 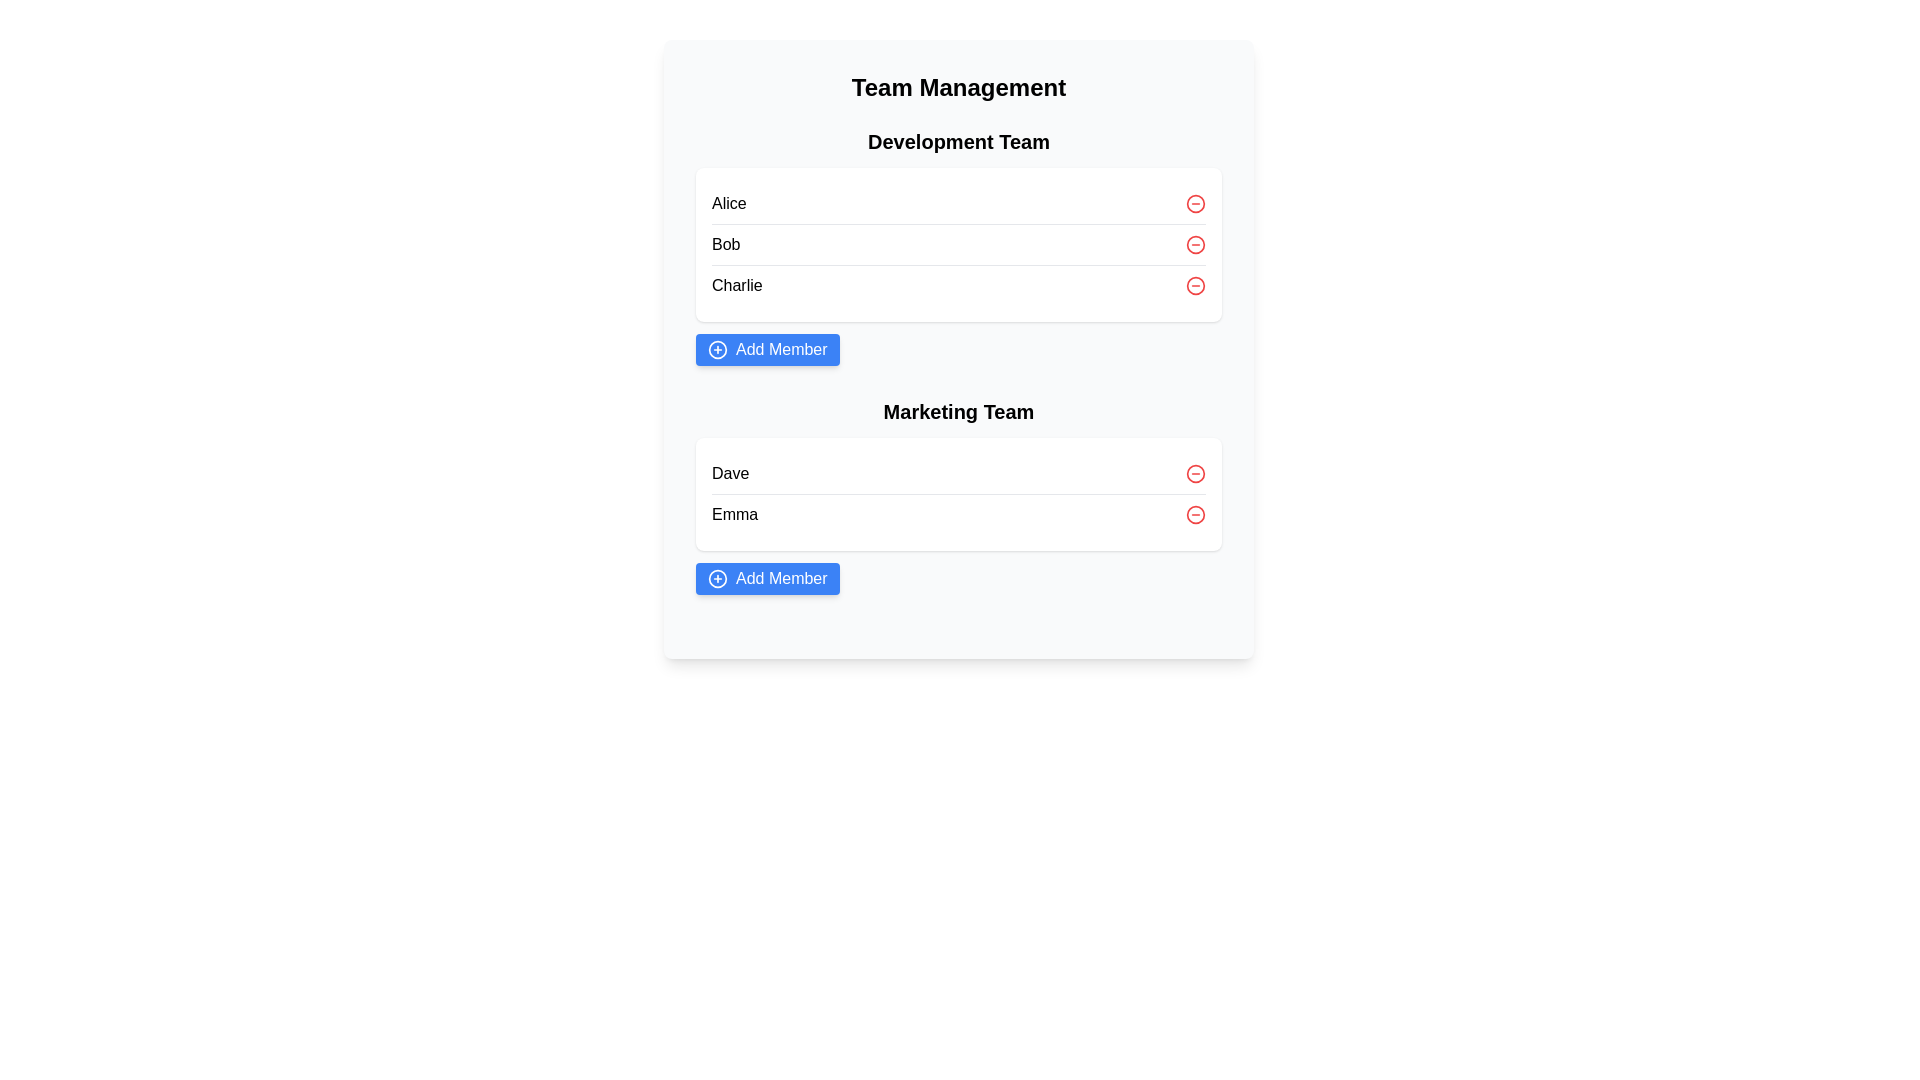 What do you see at coordinates (1195, 474) in the screenshot?
I see `the minus icon next to the name Dave to remove that member` at bounding box center [1195, 474].